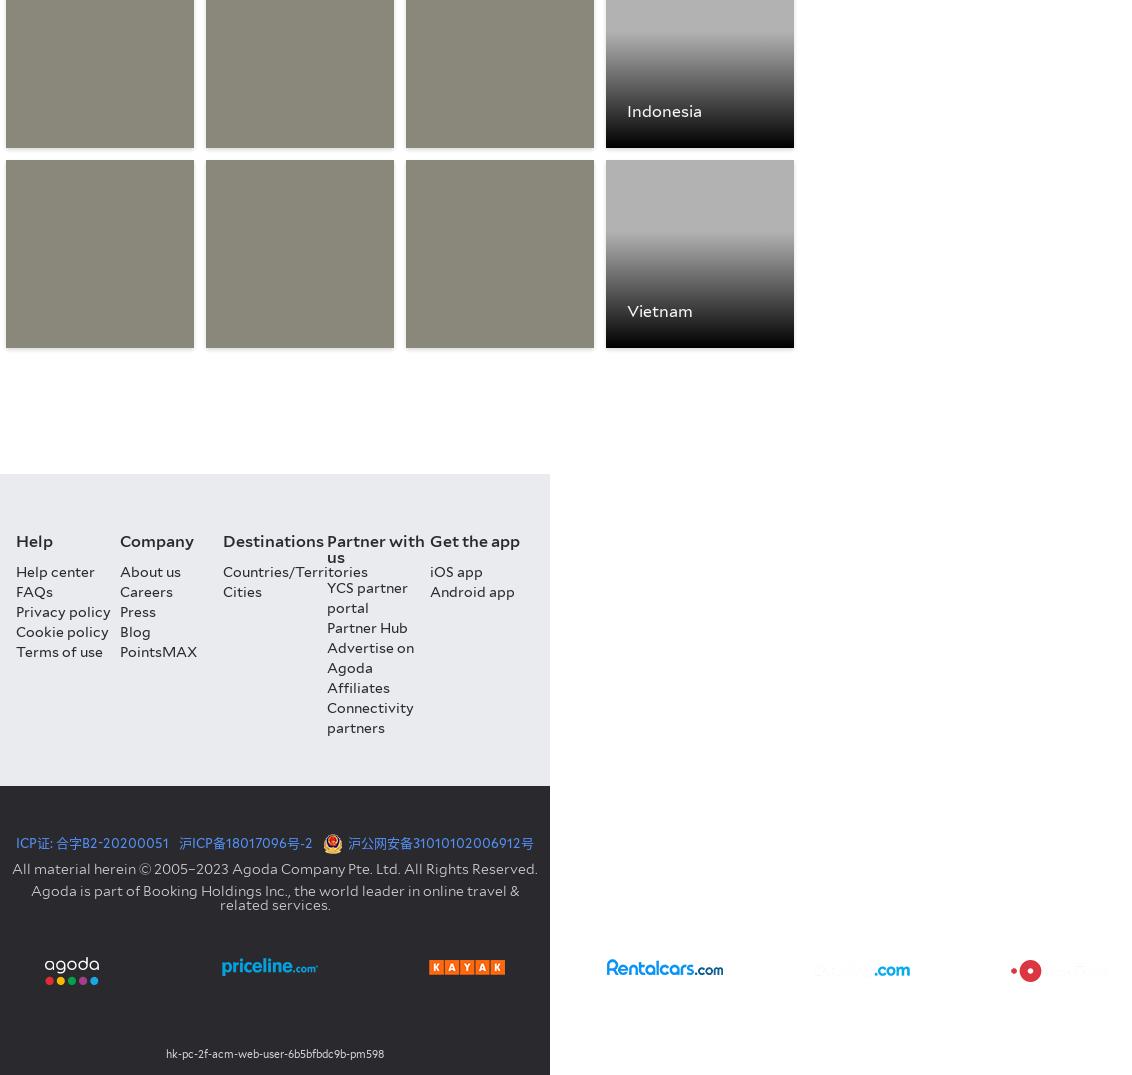  What do you see at coordinates (366, 597) in the screenshot?
I see `'YCS partner portal'` at bounding box center [366, 597].